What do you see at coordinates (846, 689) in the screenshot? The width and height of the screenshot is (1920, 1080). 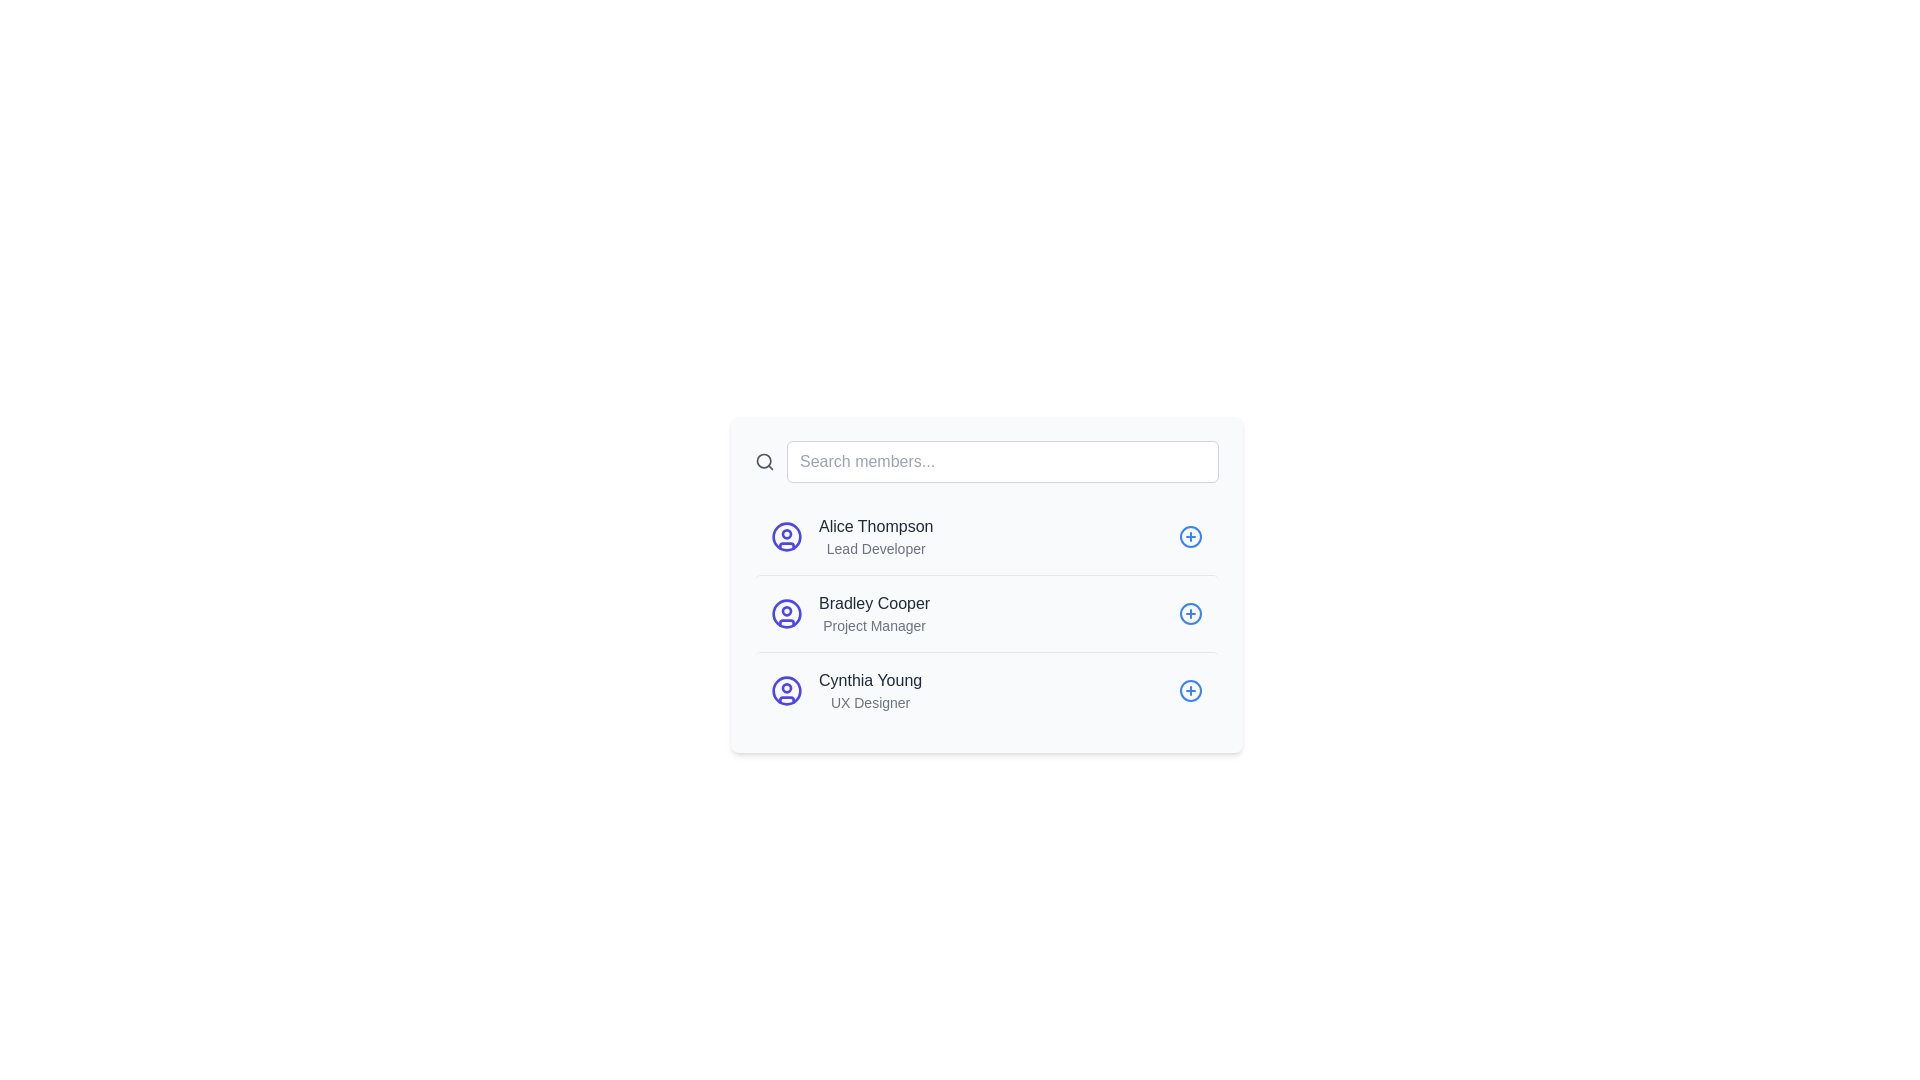 I see `the Profile listing entry that displays user information with text details and an avatar icon, located at the third position in a vertical list of members` at bounding box center [846, 689].